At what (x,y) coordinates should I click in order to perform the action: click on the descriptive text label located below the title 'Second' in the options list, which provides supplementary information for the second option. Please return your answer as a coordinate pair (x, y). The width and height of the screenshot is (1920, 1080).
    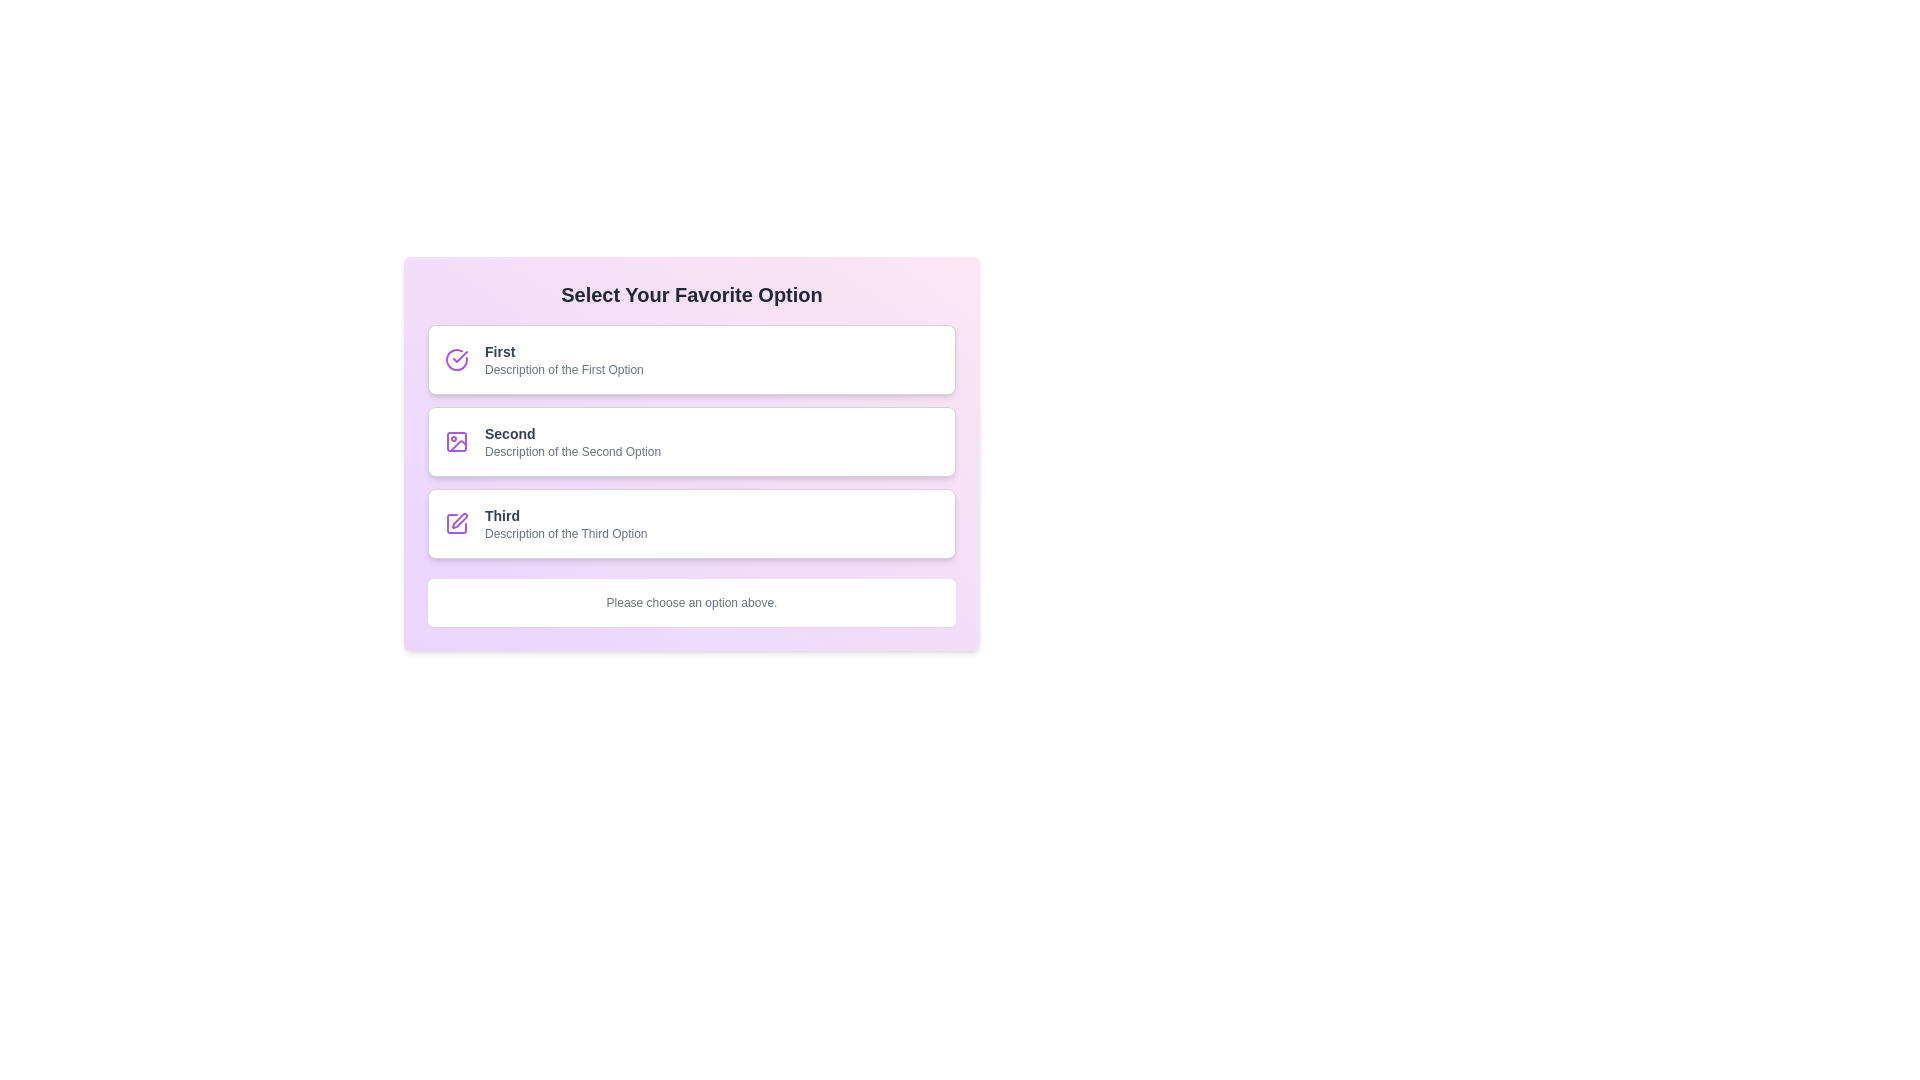
    Looking at the image, I should click on (572, 451).